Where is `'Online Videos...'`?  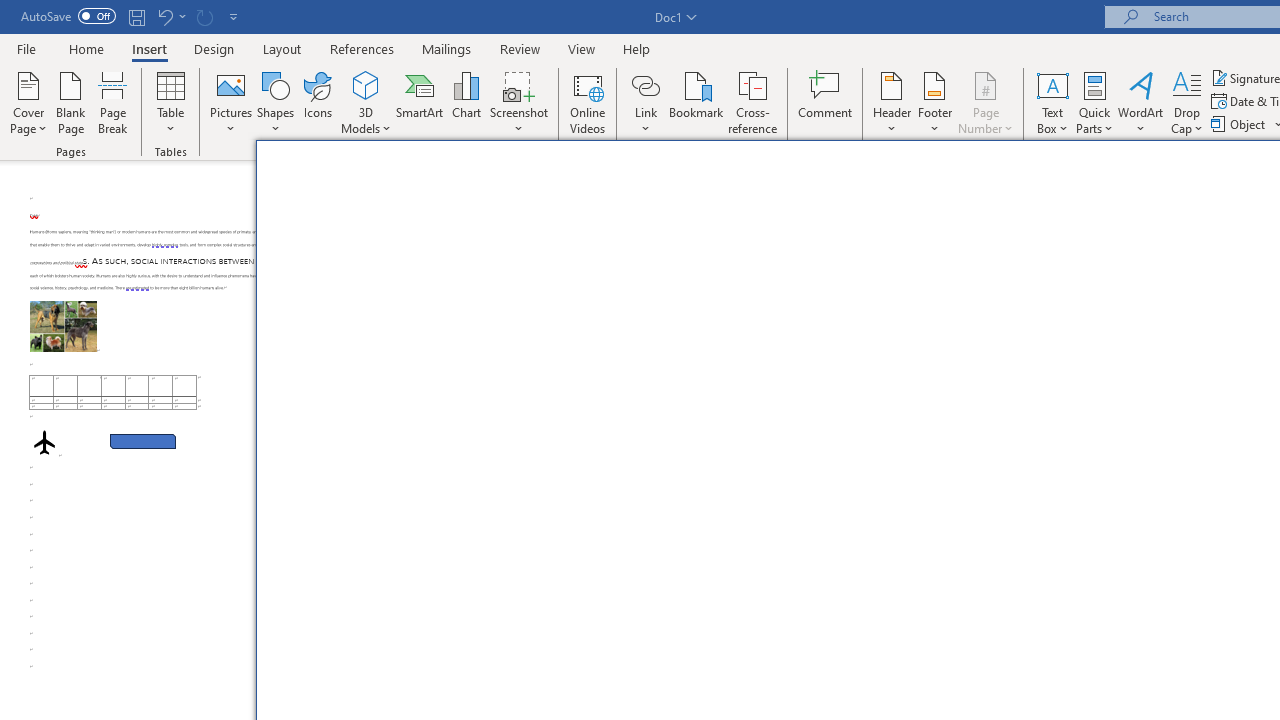
'Online Videos...' is located at coordinates (587, 103).